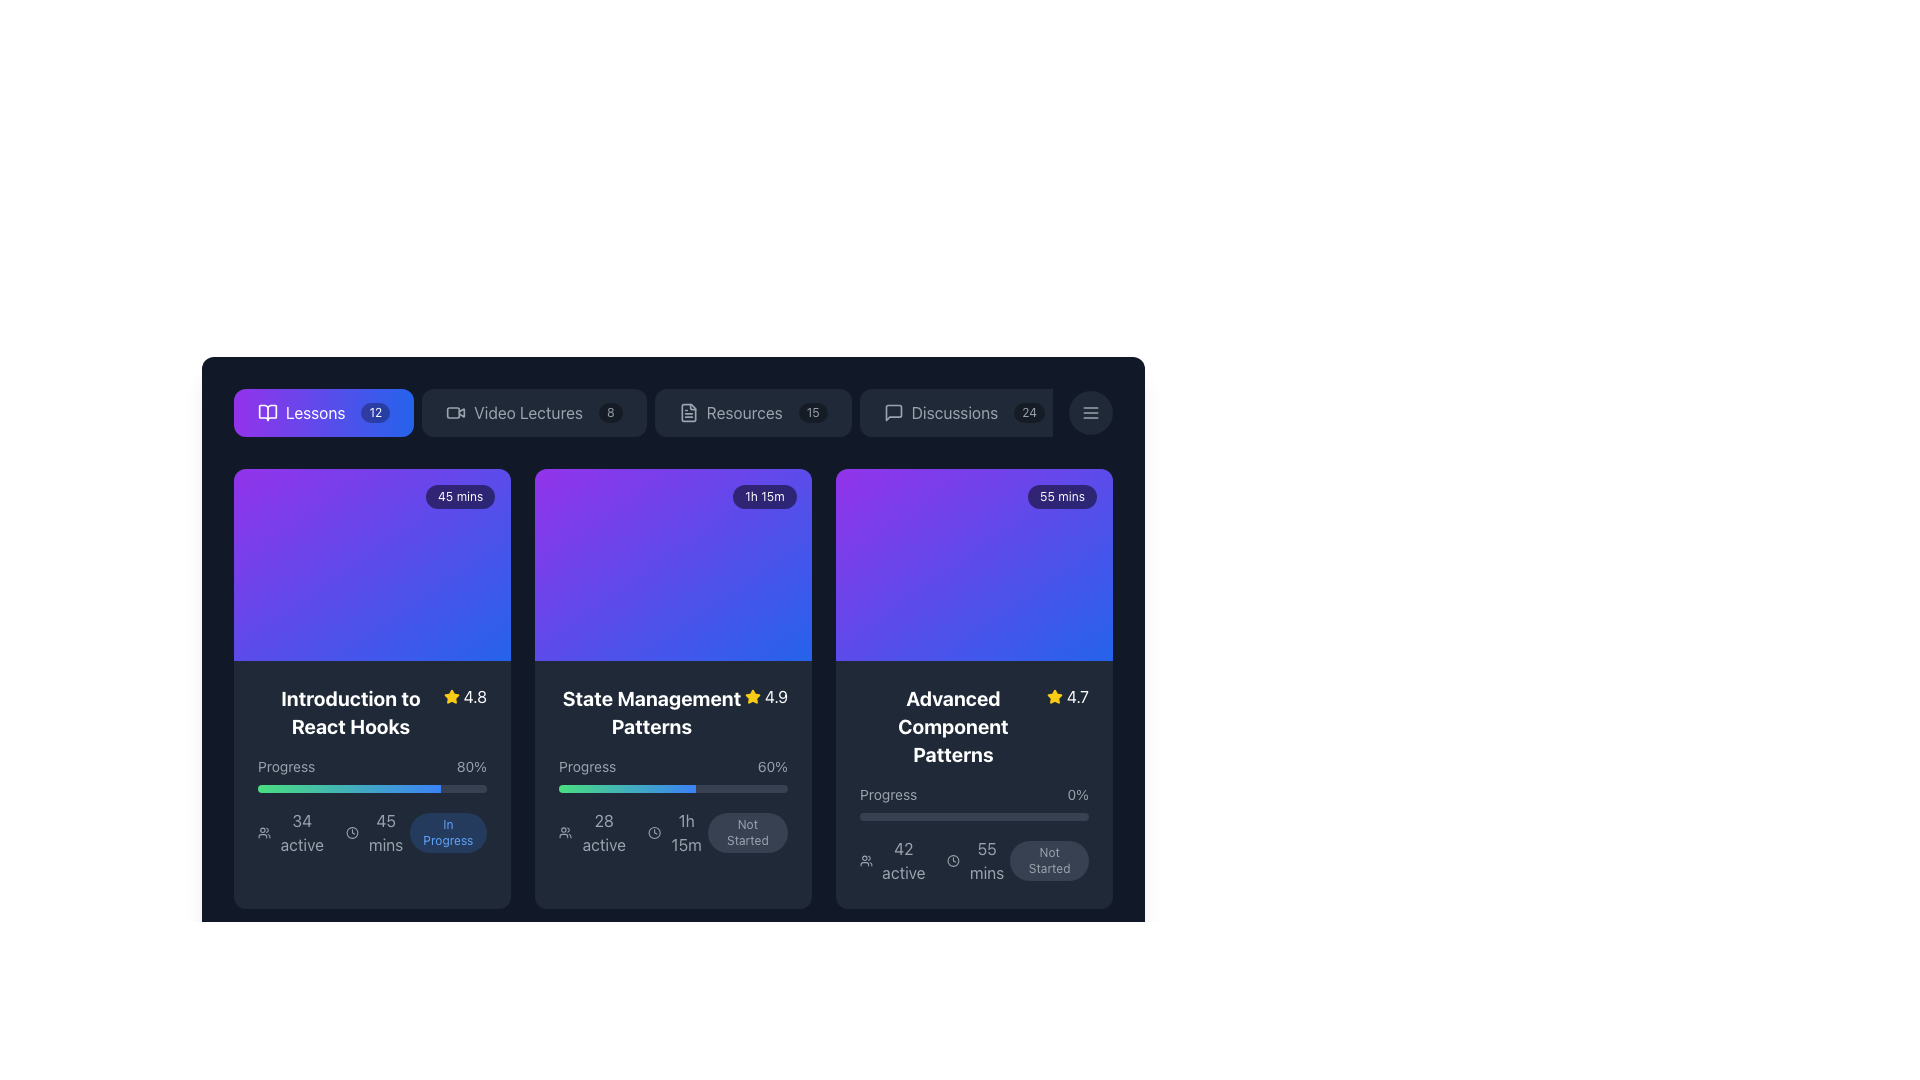 The image size is (1920, 1080). Describe the element at coordinates (974, 726) in the screenshot. I see `the informative text element displaying the lesson title and its rating, located in the bottom part of the third card in a horizontally aligned card group, just below the purple content box` at that location.